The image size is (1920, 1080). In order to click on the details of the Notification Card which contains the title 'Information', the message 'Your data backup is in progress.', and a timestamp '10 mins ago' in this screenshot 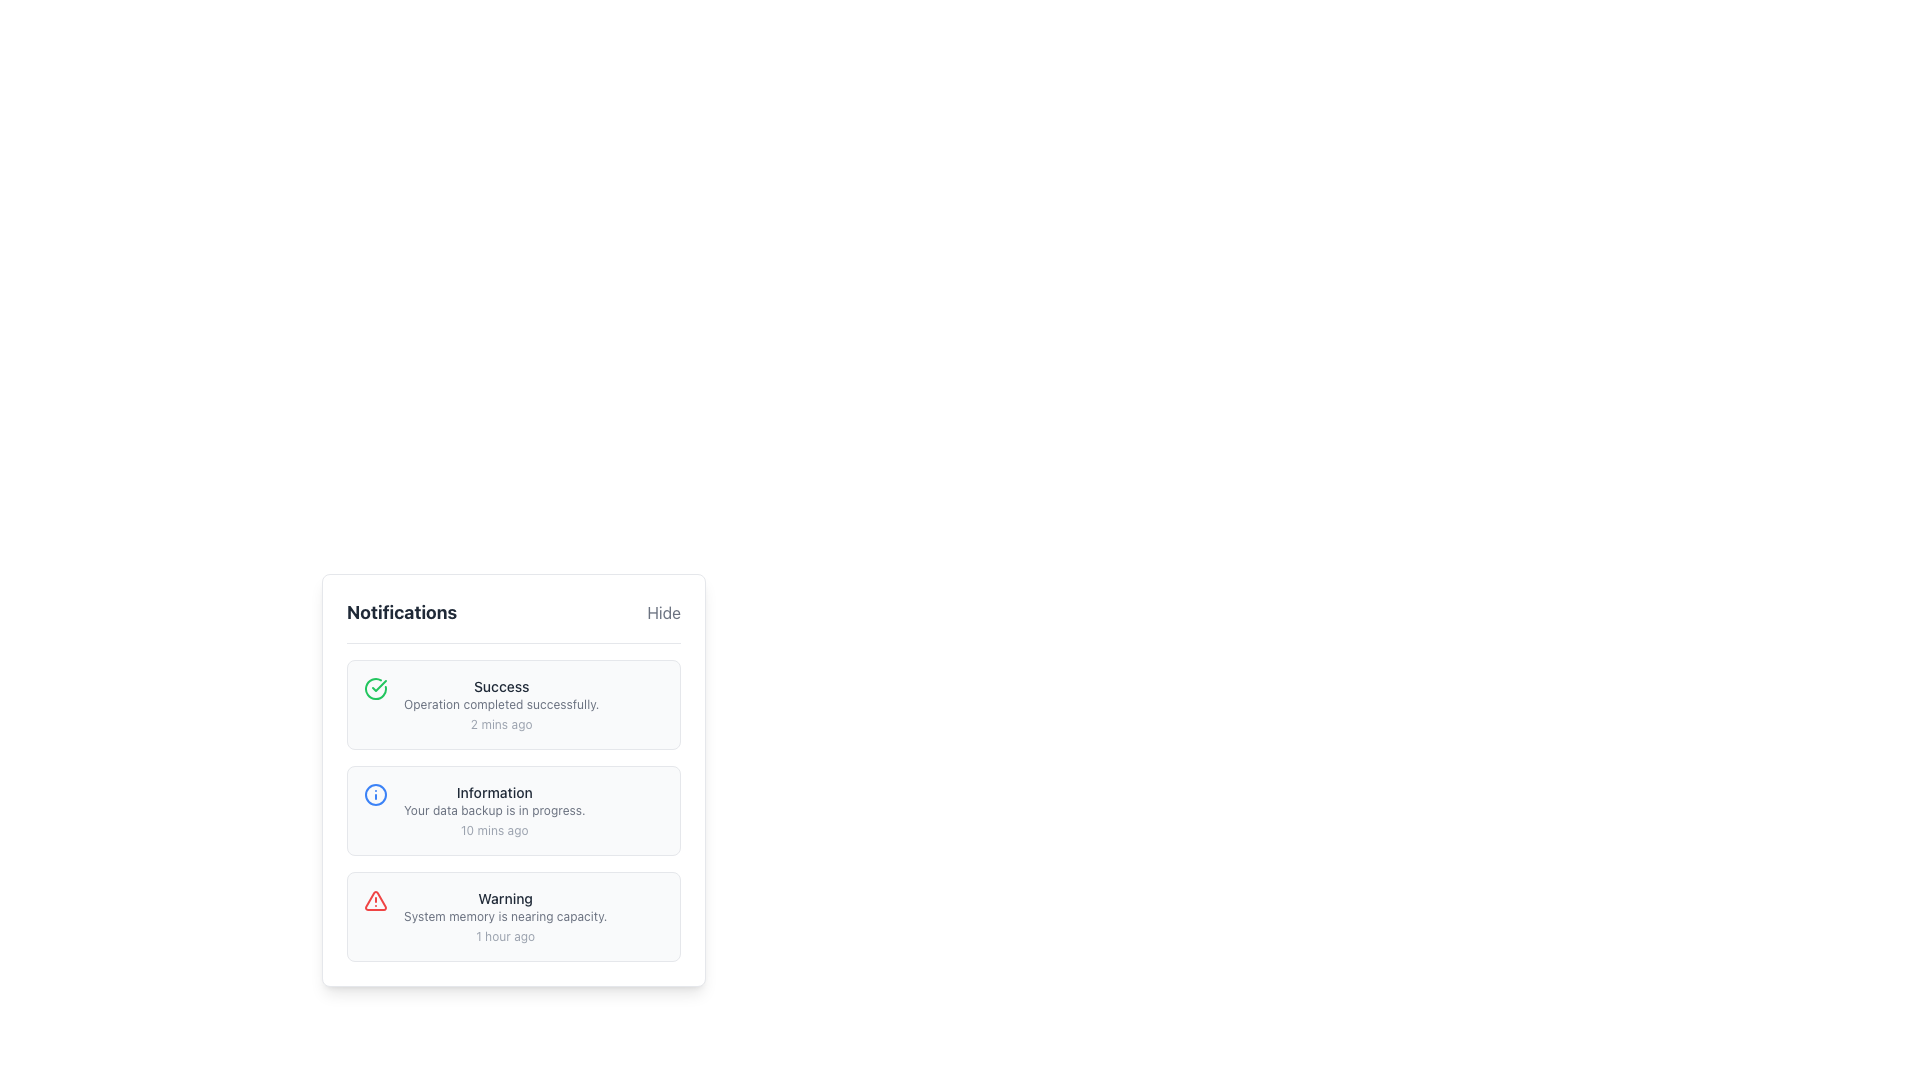, I will do `click(494, 810)`.